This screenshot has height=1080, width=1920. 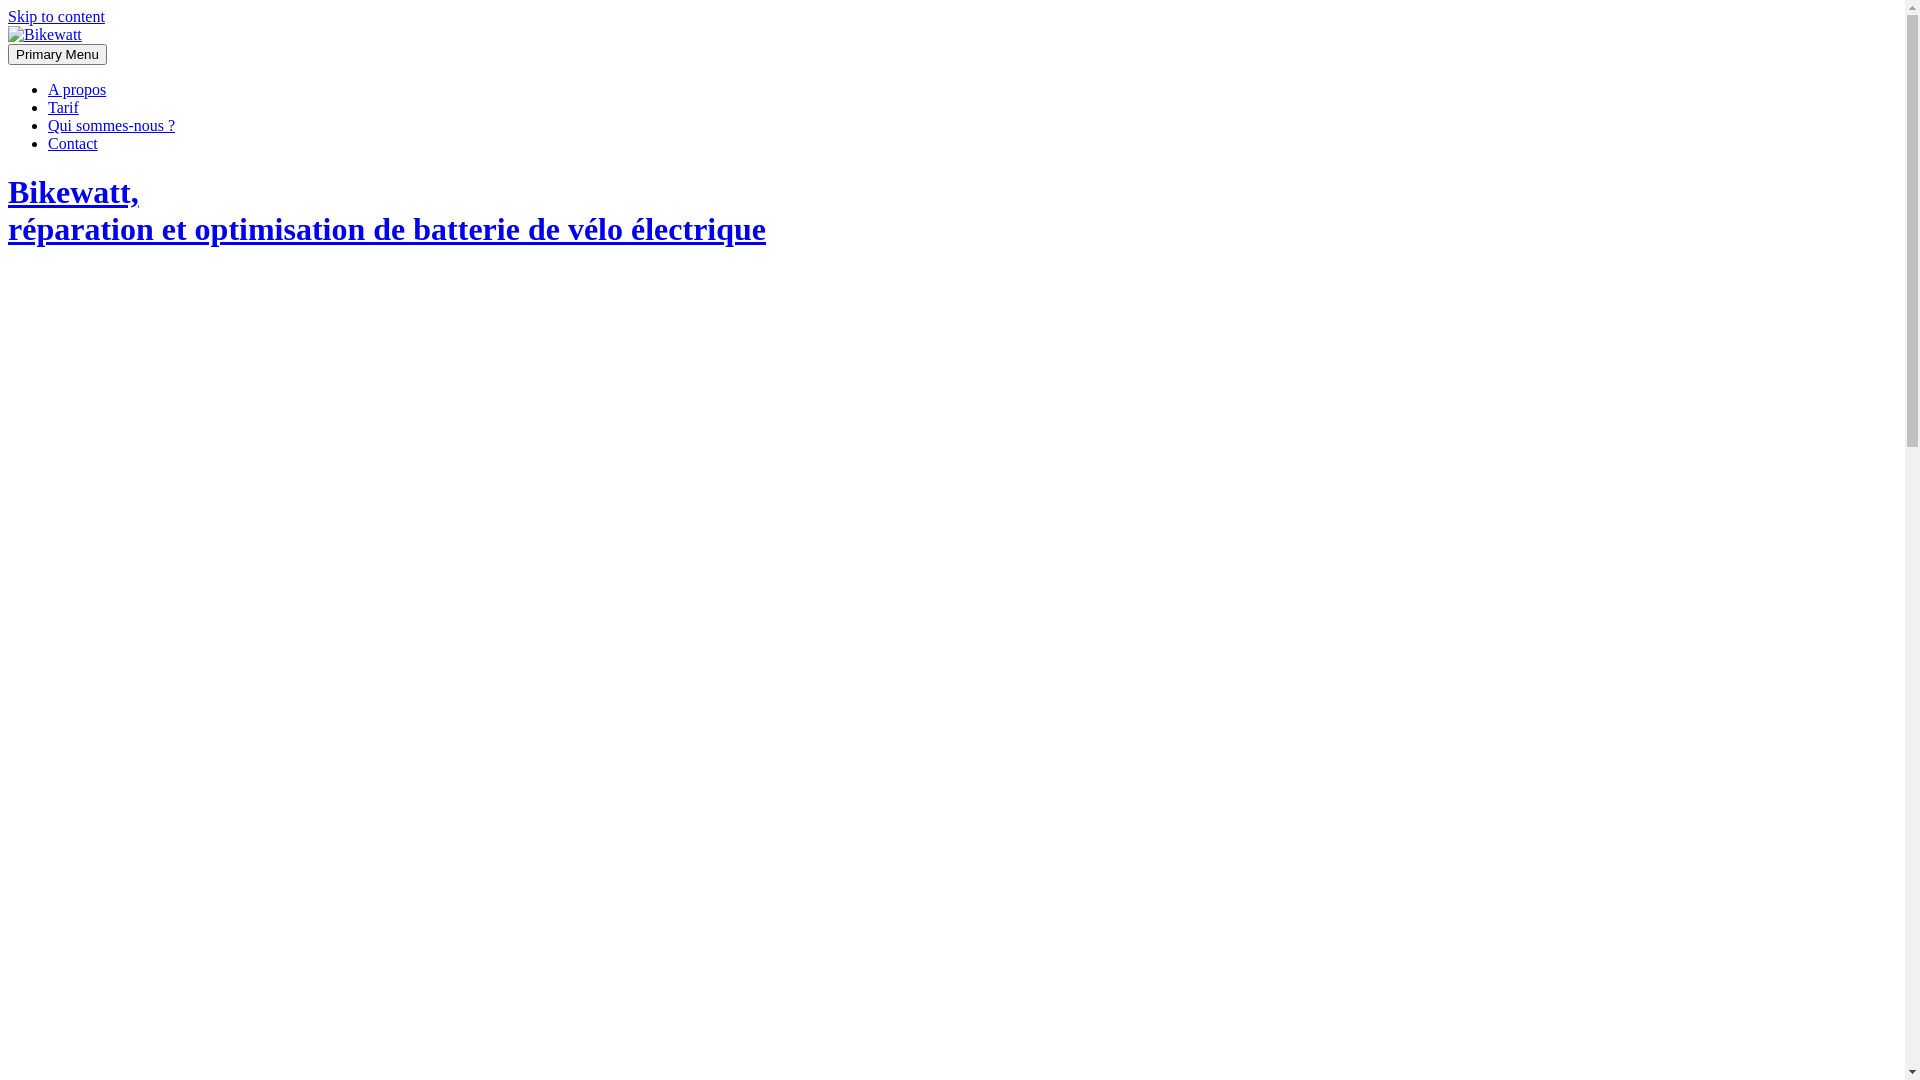 What do you see at coordinates (63, 107) in the screenshot?
I see `'Tarif'` at bounding box center [63, 107].